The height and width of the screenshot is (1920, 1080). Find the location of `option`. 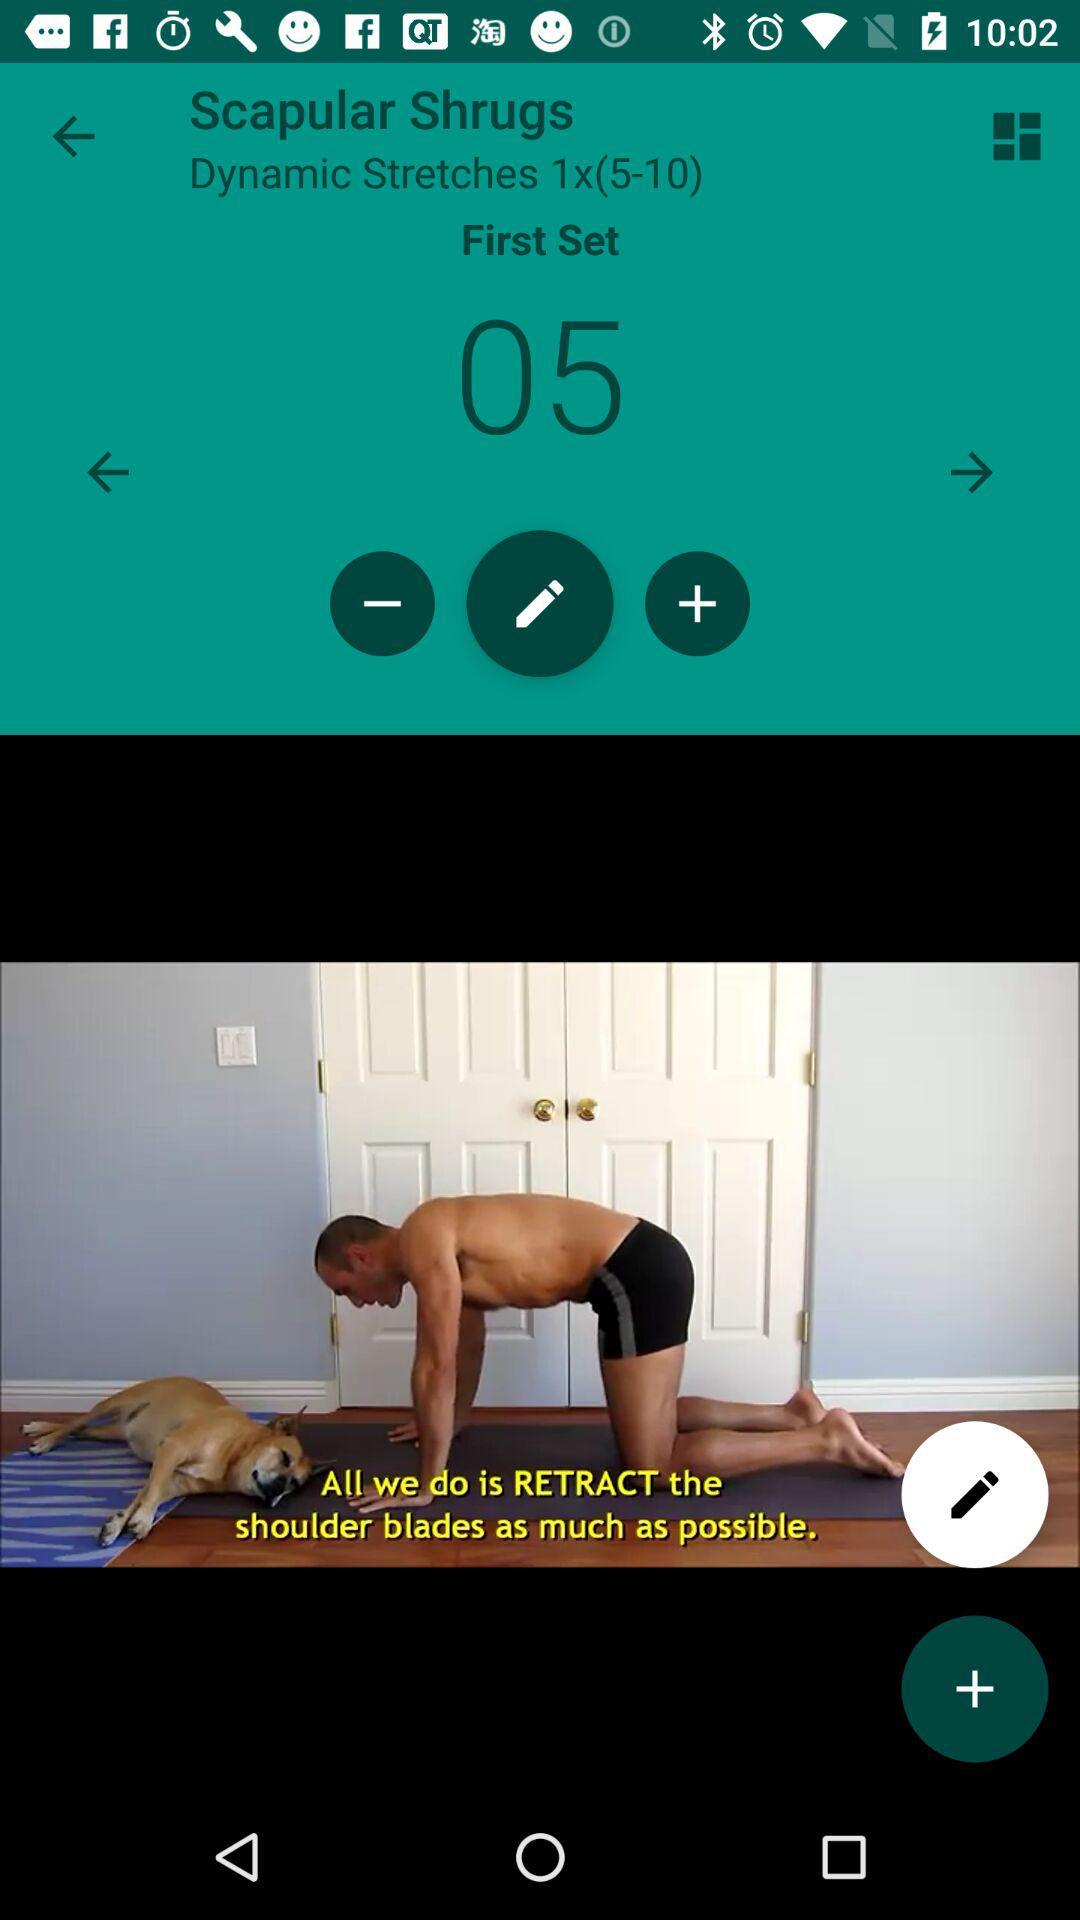

option is located at coordinates (108, 471).